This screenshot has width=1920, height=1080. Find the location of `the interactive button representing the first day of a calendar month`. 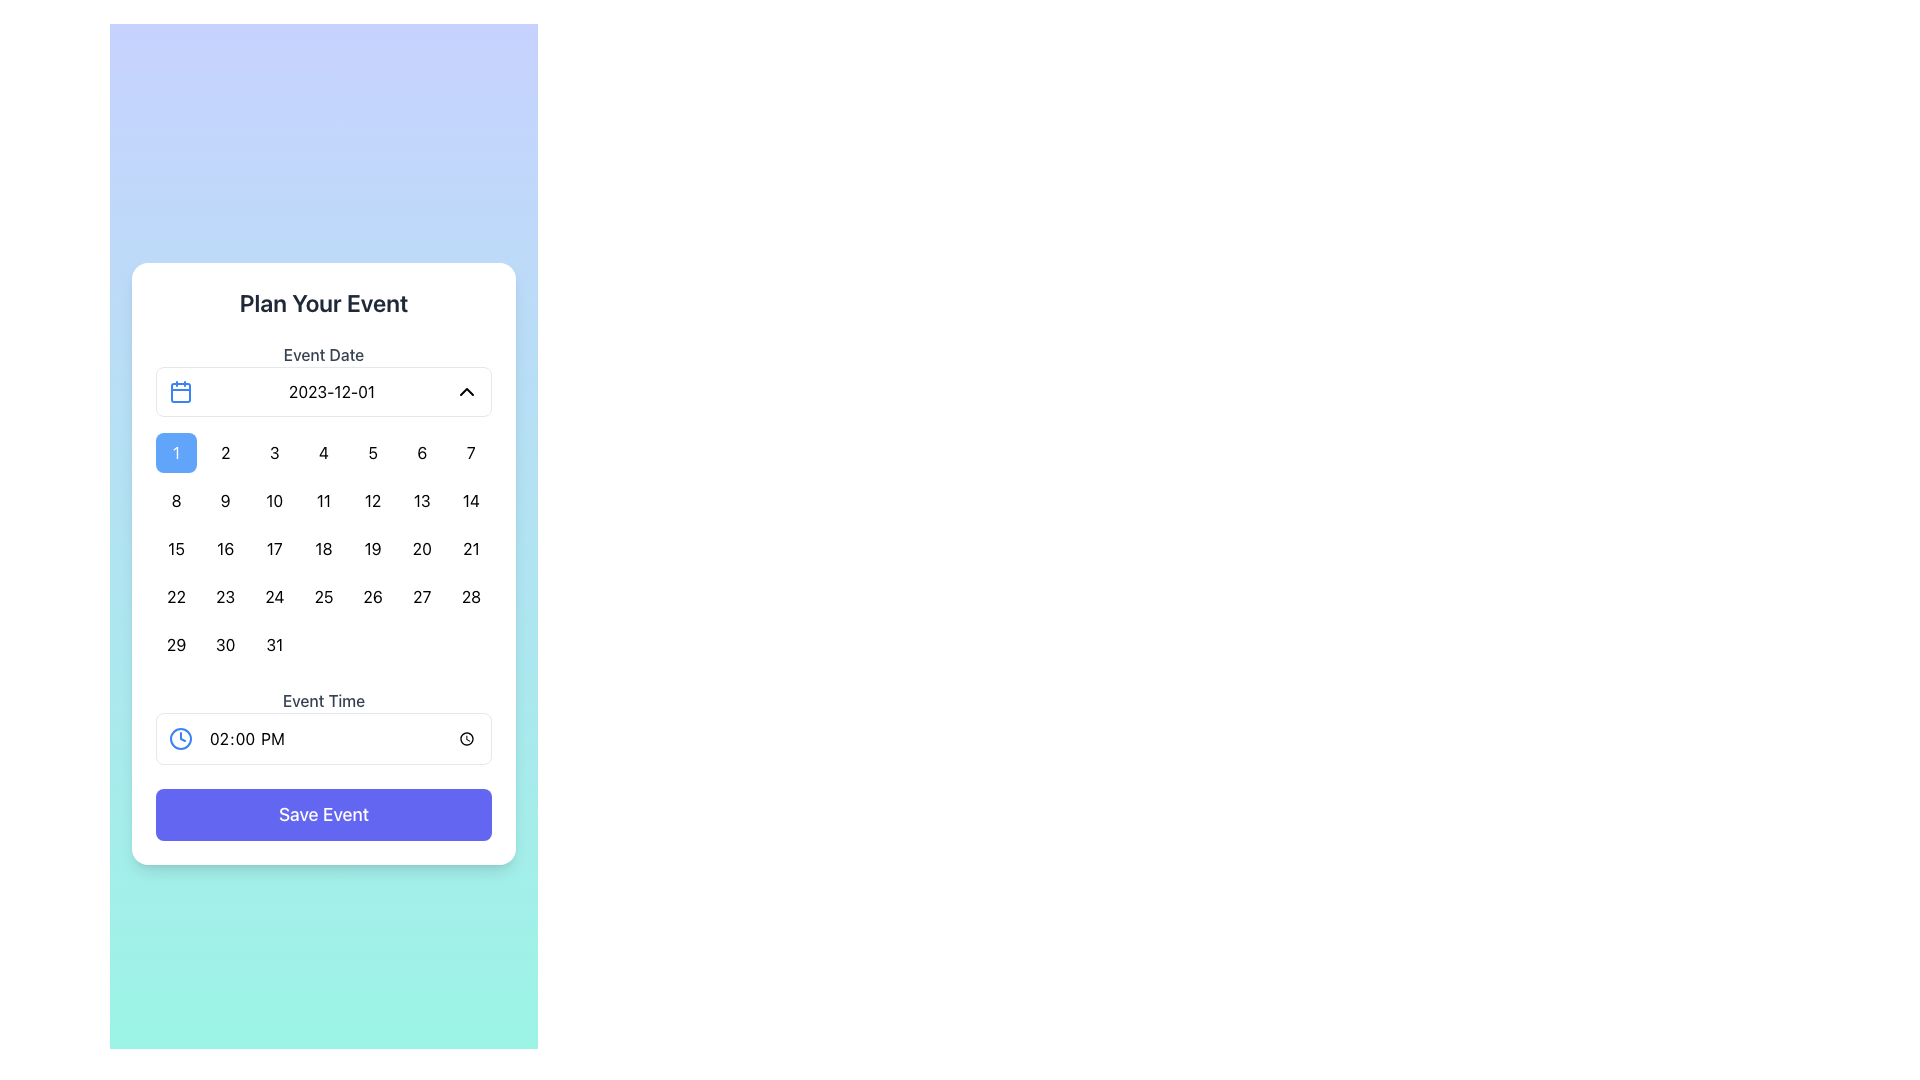

the interactive button representing the first day of a calendar month is located at coordinates (176, 452).